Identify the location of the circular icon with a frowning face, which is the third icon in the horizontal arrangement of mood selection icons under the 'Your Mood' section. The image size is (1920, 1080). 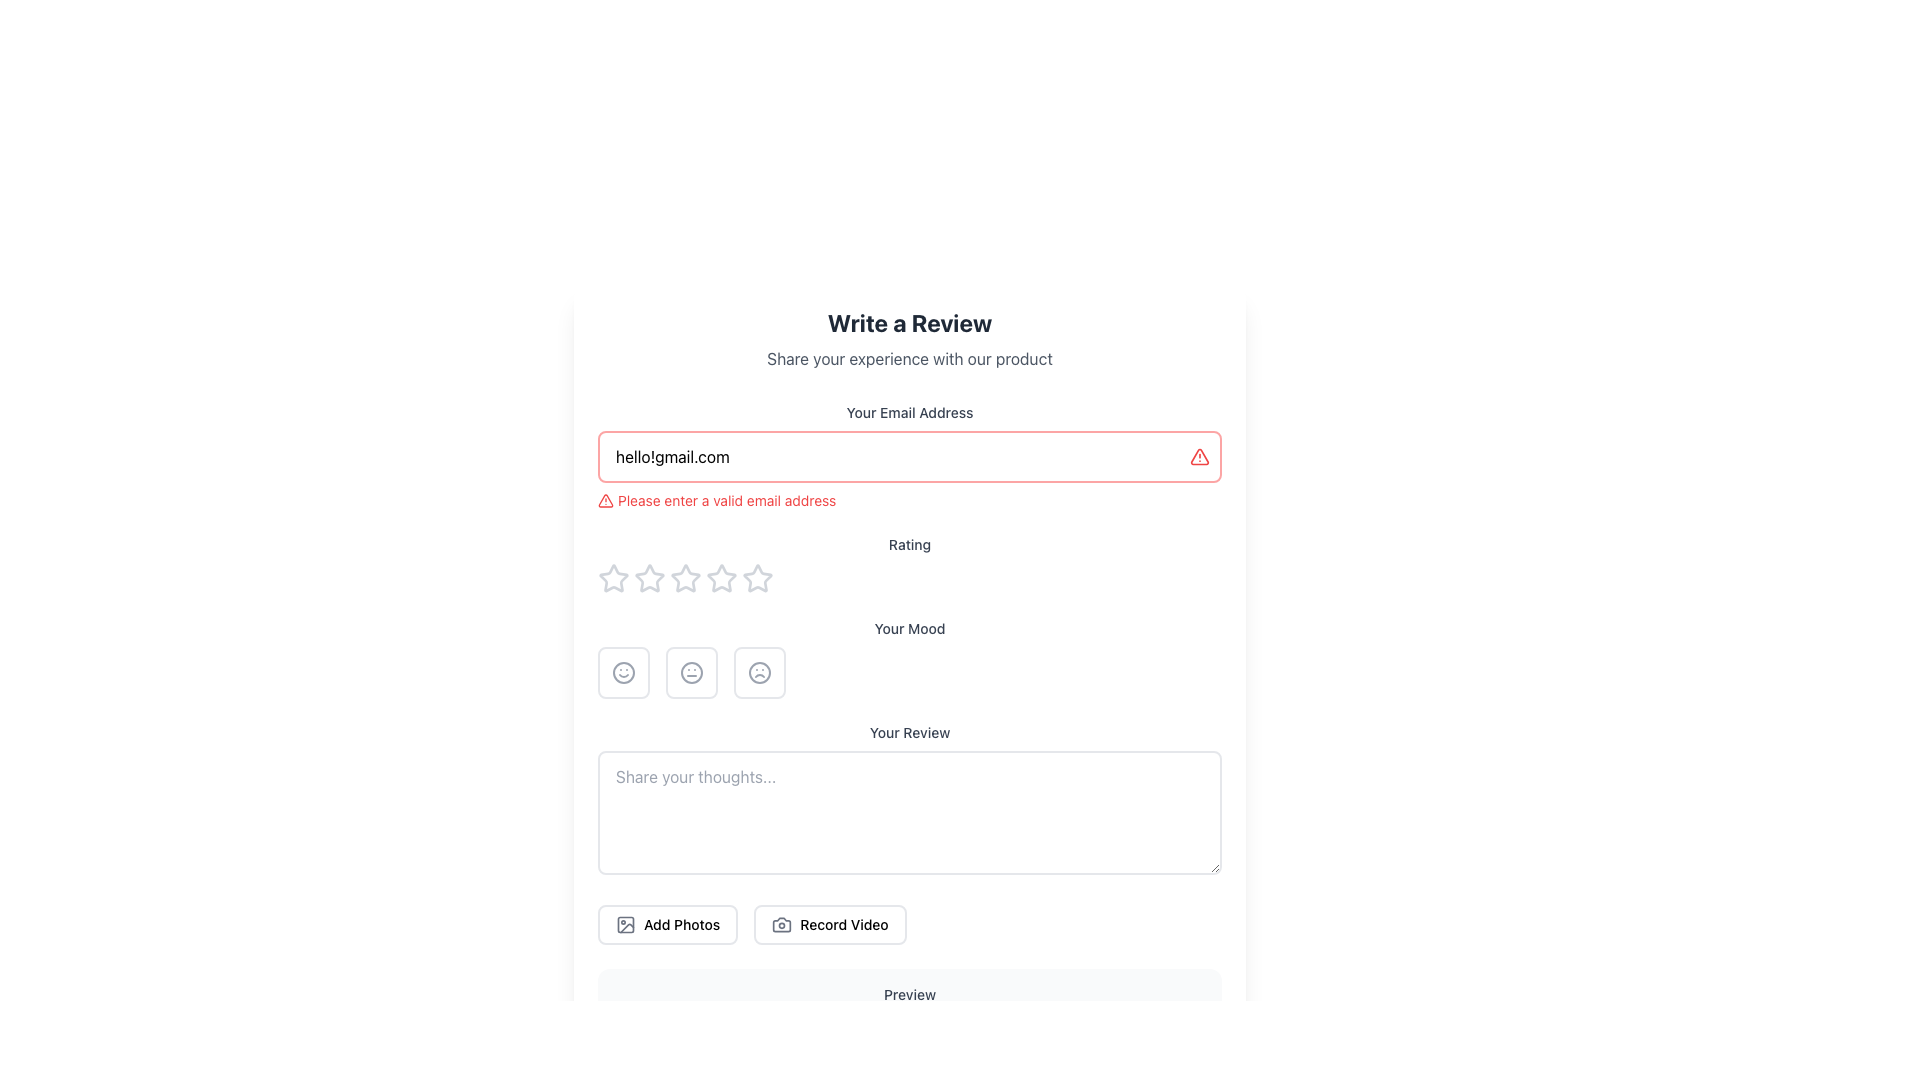
(758, 672).